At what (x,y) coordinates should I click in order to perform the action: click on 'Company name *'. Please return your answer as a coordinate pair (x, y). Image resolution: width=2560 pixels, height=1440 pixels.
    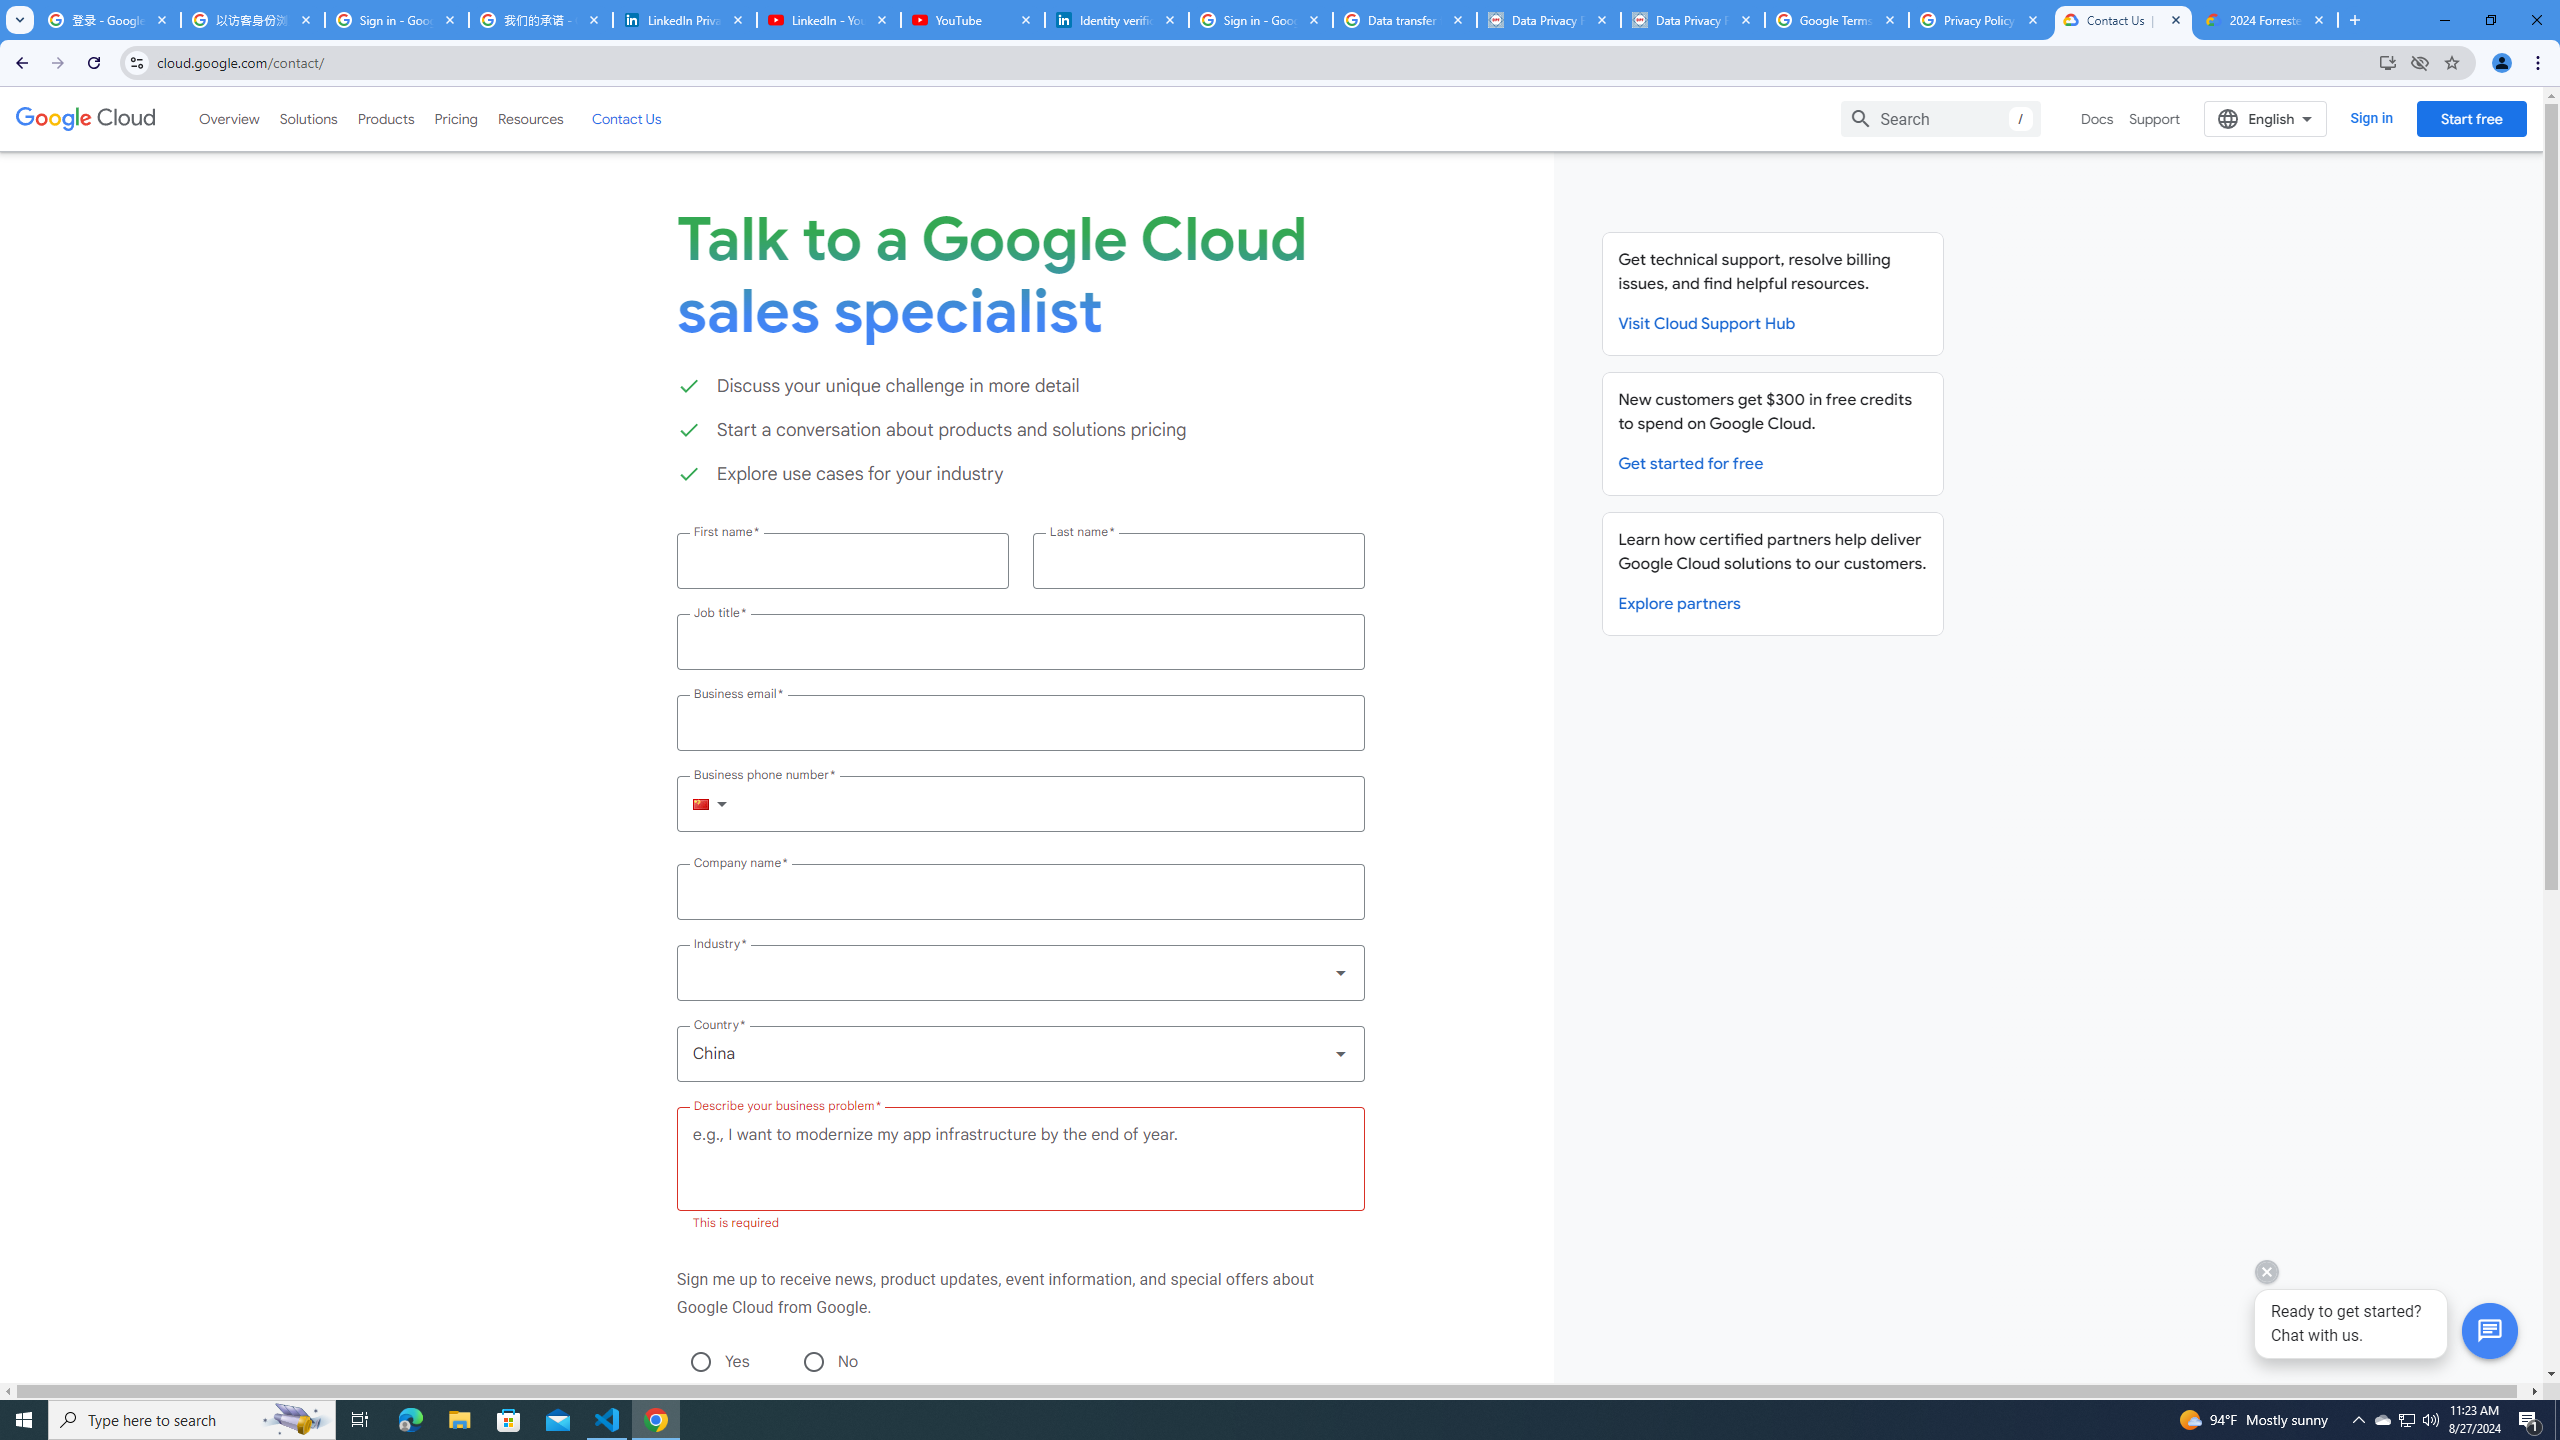
    Looking at the image, I should click on (1019, 892).